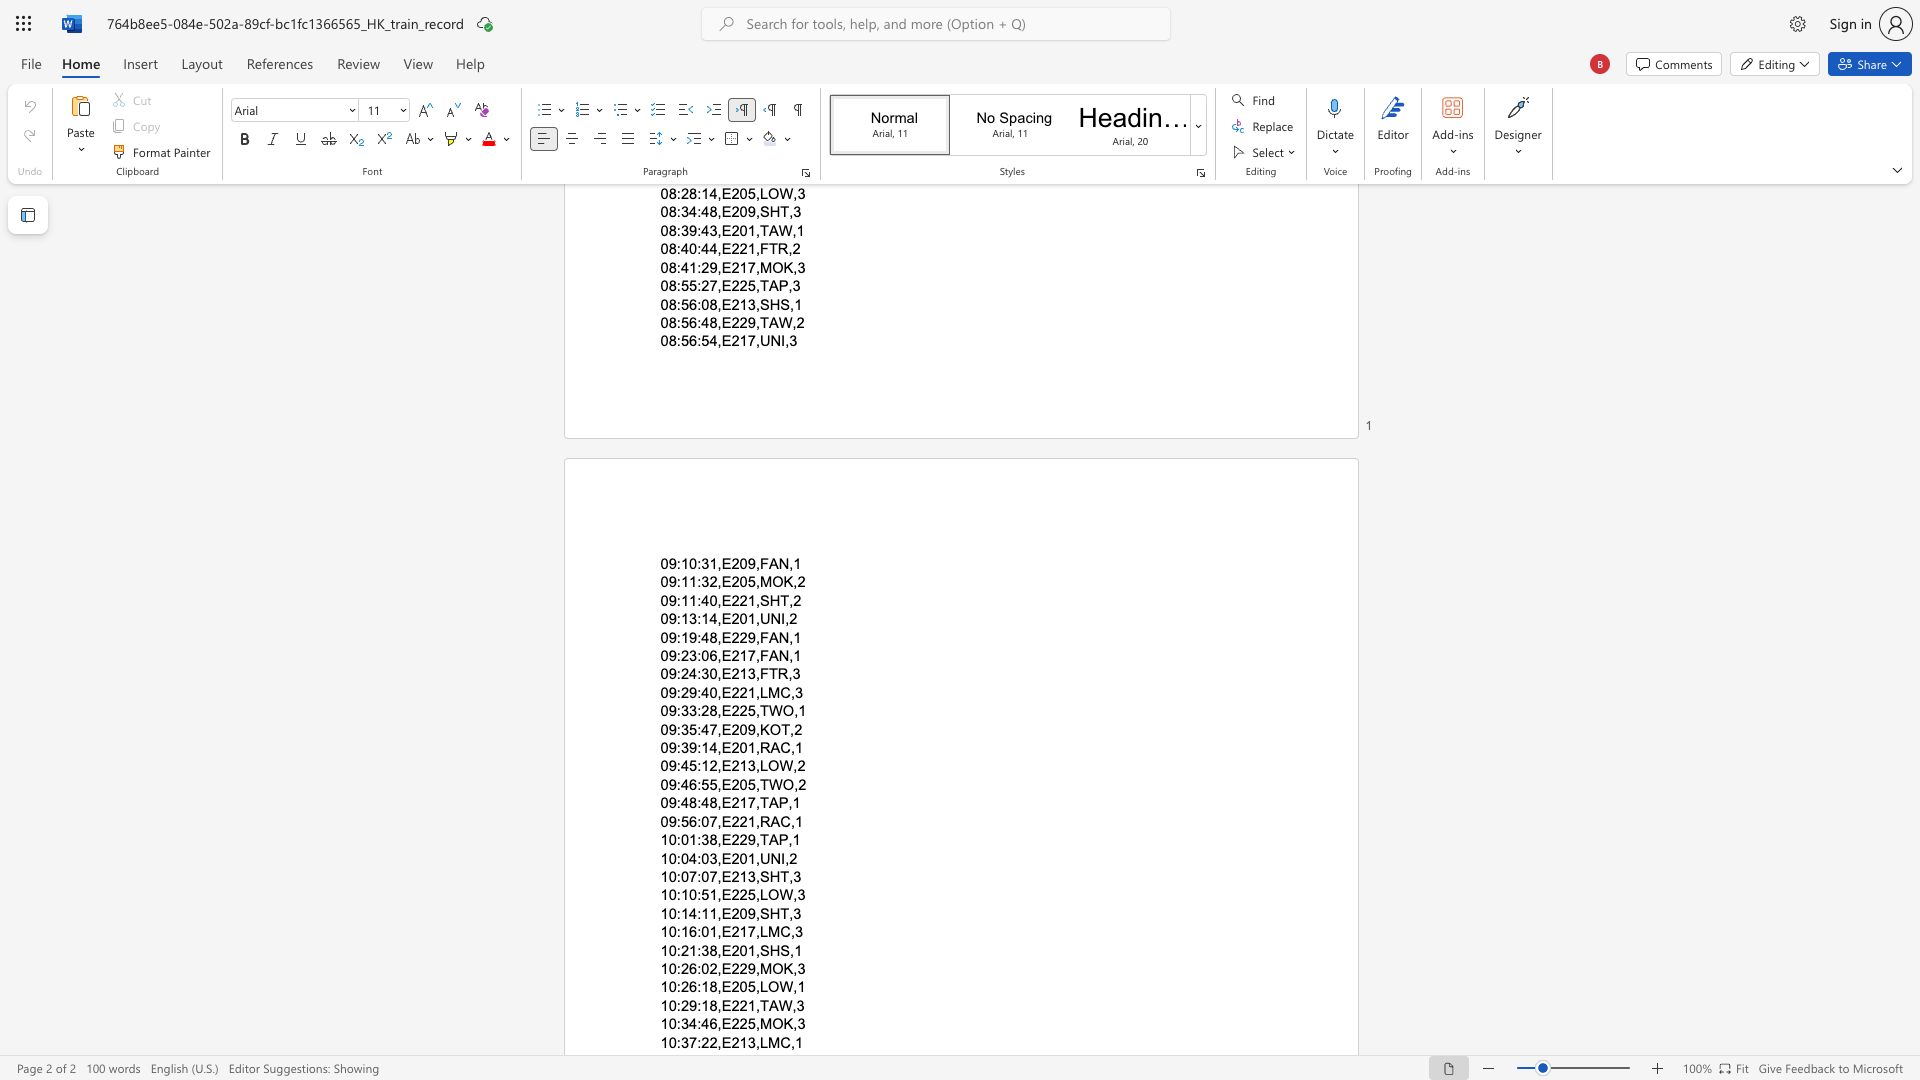 The height and width of the screenshot is (1080, 1920). Describe the element at coordinates (778, 691) in the screenshot. I see `the space between the continuous character "M" and "C" in the text` at that location.